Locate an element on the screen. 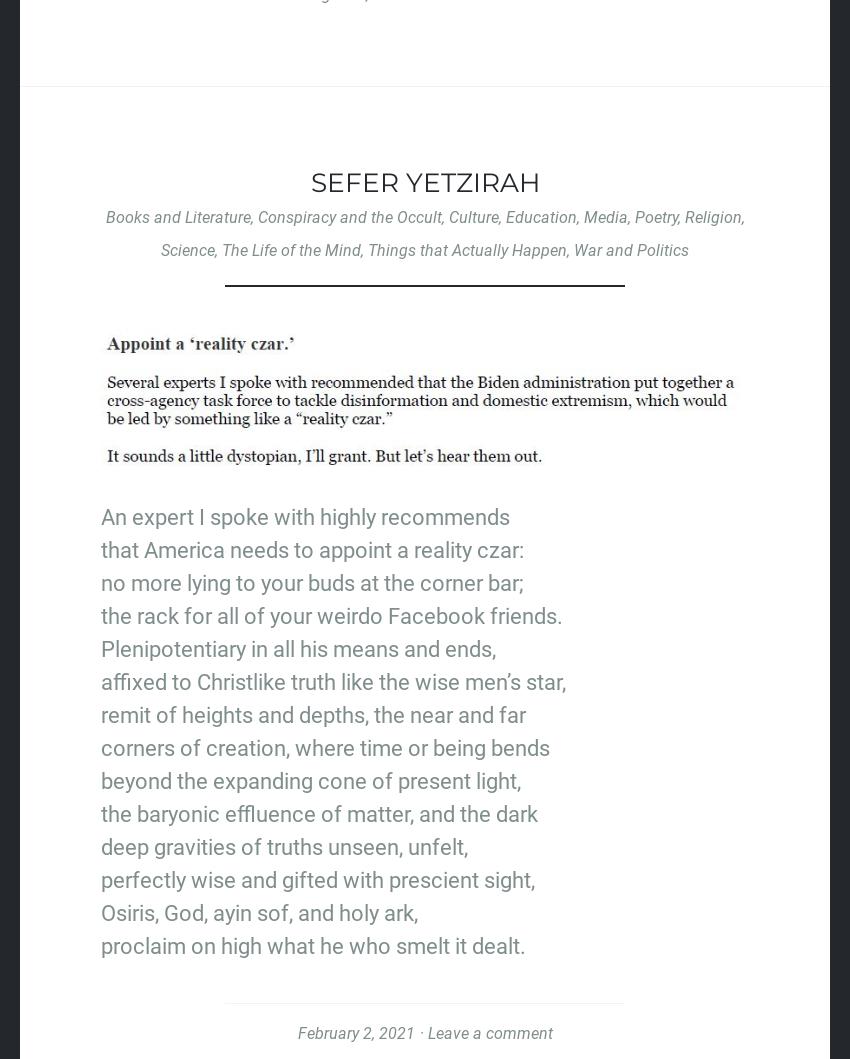  'Sefer Yetzirah' is located at coordinates (424, 180).